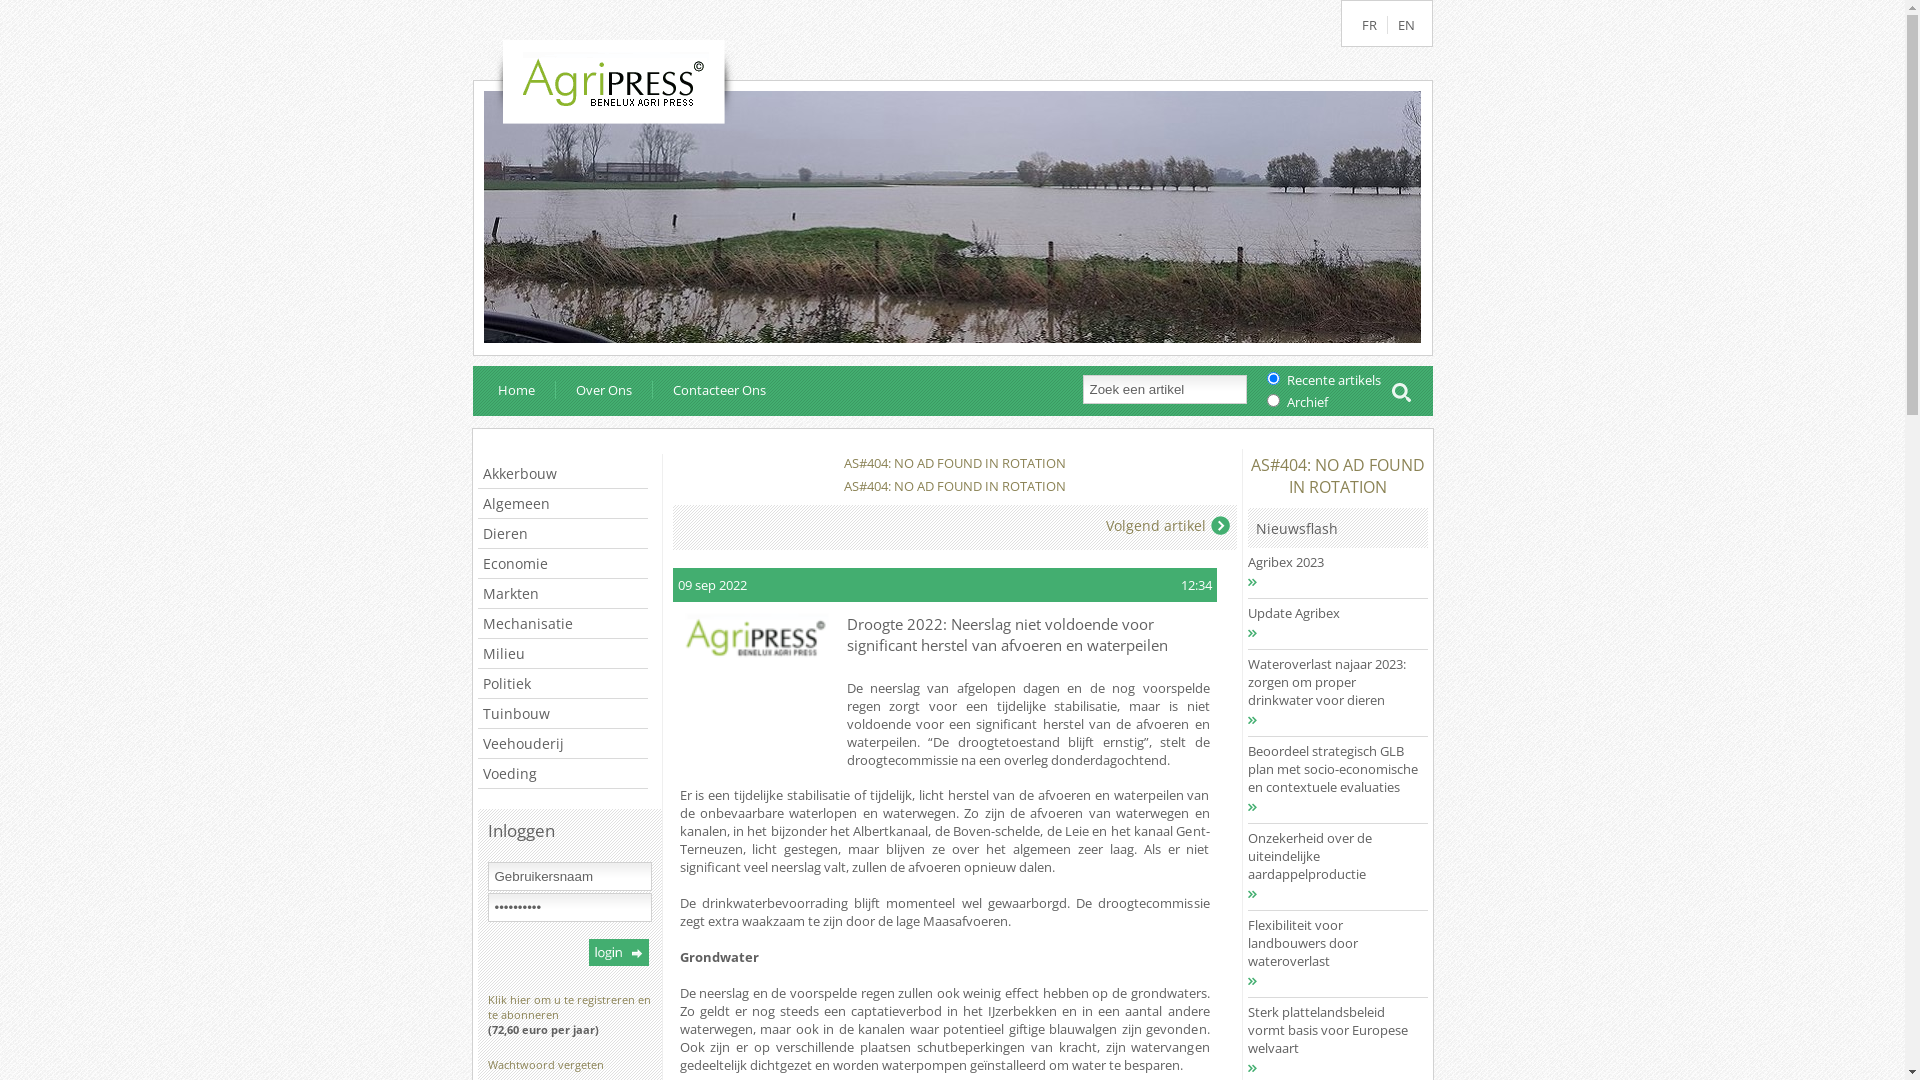  What do you see at coordinates (477, 623) in the screenshot?
I see `'Mechanisatie'` at bounding box center [477, 623].